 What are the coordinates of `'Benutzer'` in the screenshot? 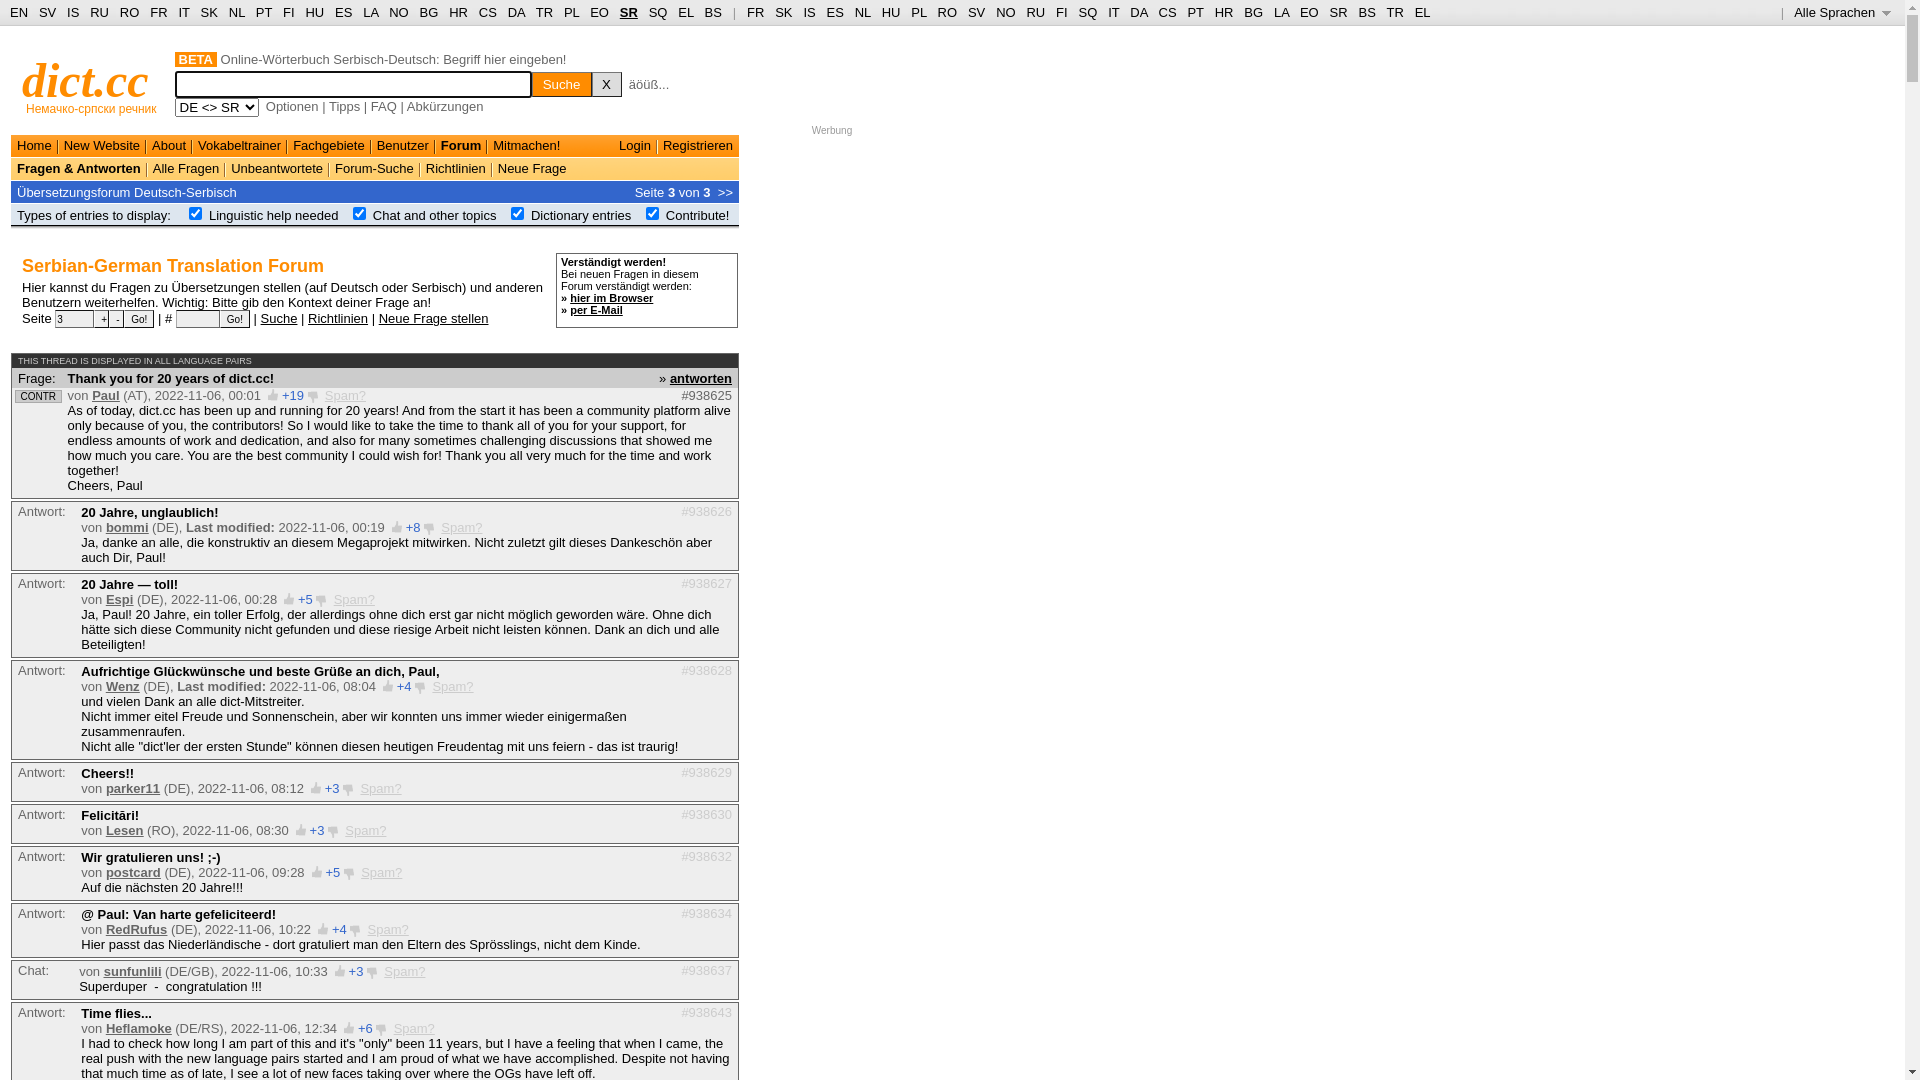 It's located at (402, 144).